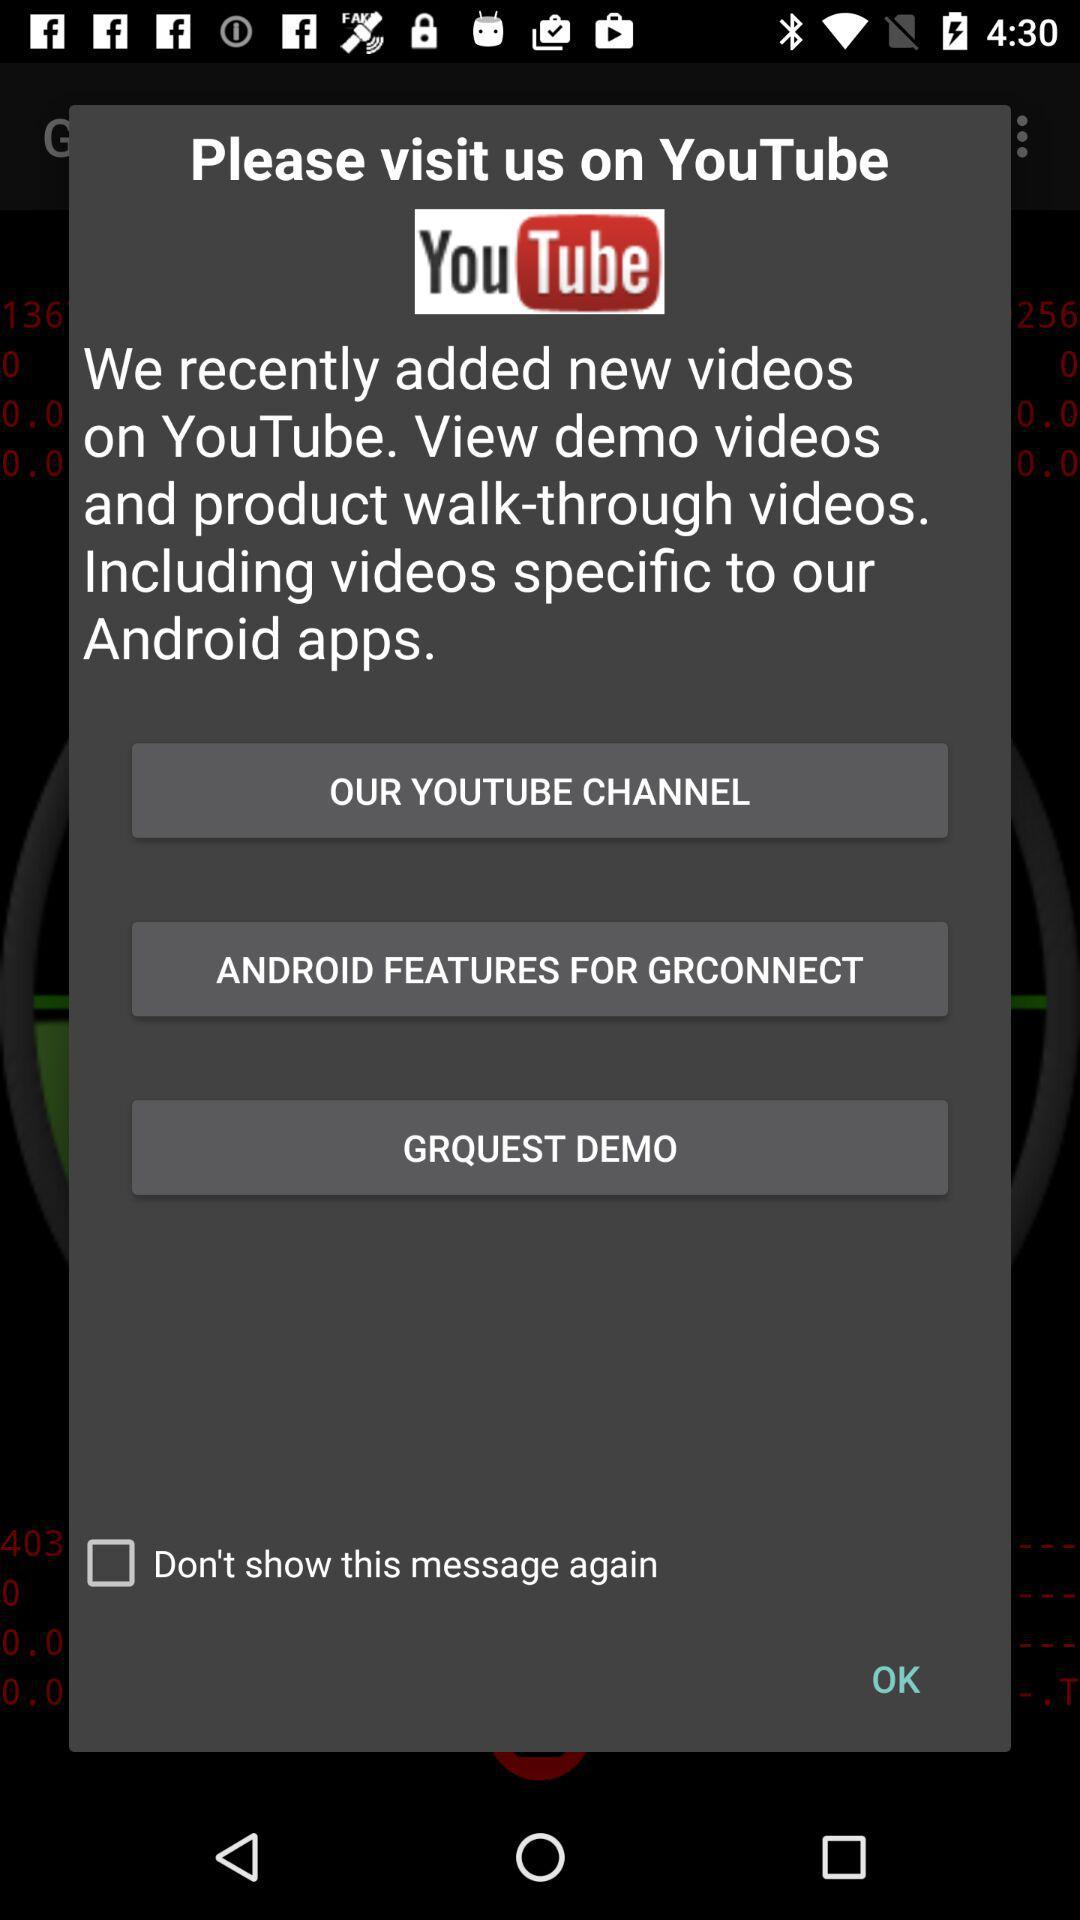  Describe the element at coordinates (894, 1678) in the screenshot. I see `the ok icon` at that location.